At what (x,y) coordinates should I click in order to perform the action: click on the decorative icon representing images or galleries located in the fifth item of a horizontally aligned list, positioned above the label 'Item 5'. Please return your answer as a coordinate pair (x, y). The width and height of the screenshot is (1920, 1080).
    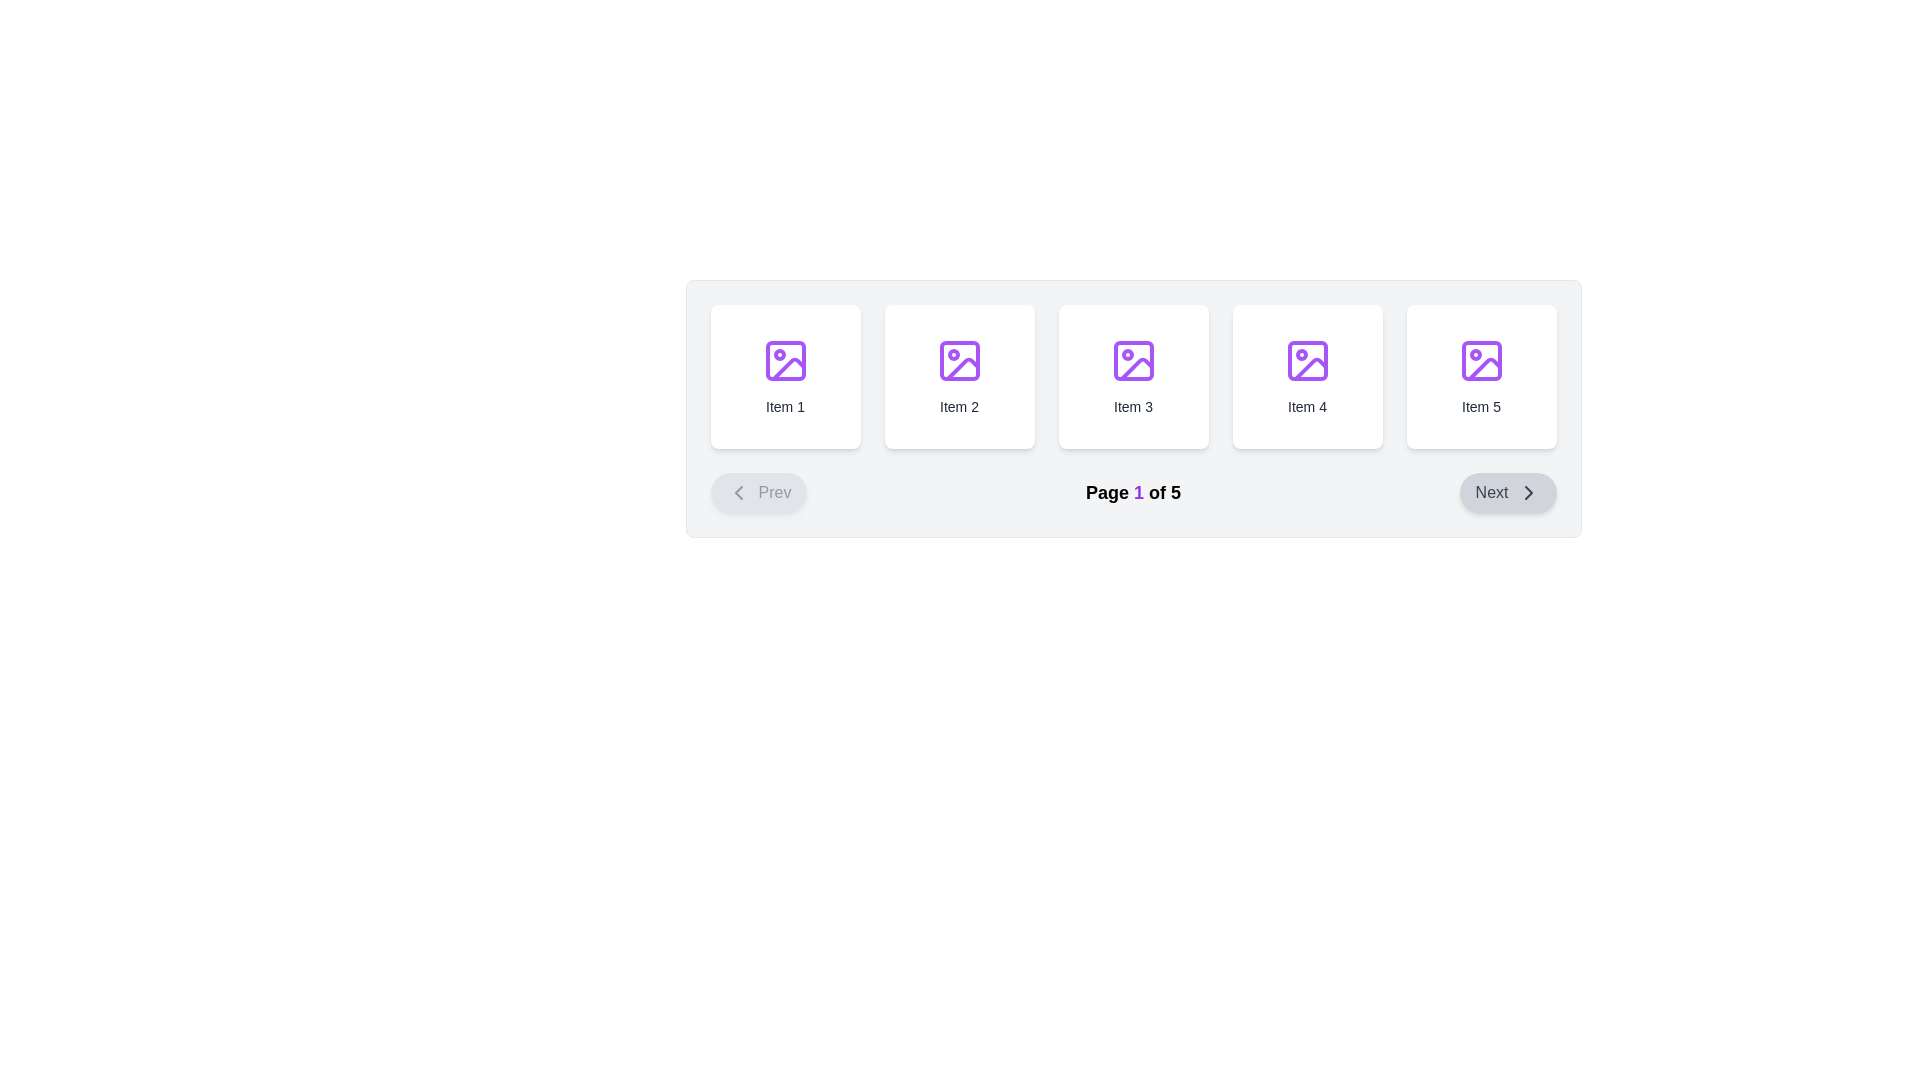
    Looking at the image, I should click on (1481, 361).